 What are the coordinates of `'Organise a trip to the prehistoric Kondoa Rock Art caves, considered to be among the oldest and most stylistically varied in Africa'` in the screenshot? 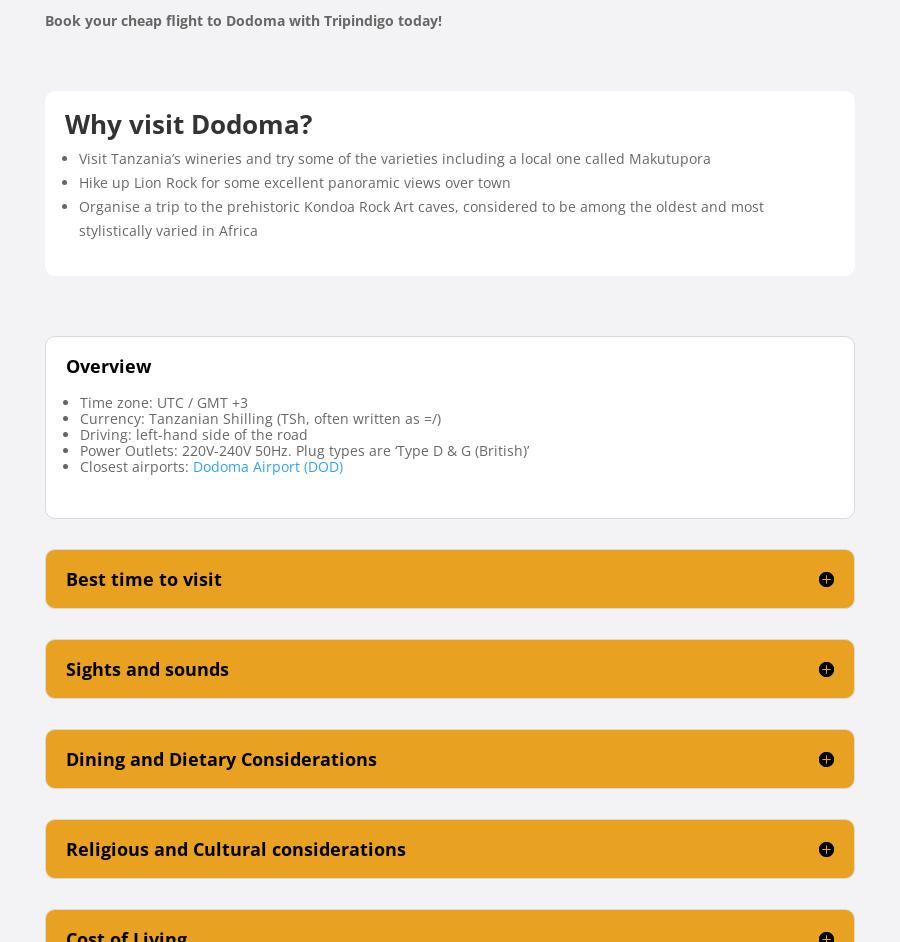 It's located at (78, 217).